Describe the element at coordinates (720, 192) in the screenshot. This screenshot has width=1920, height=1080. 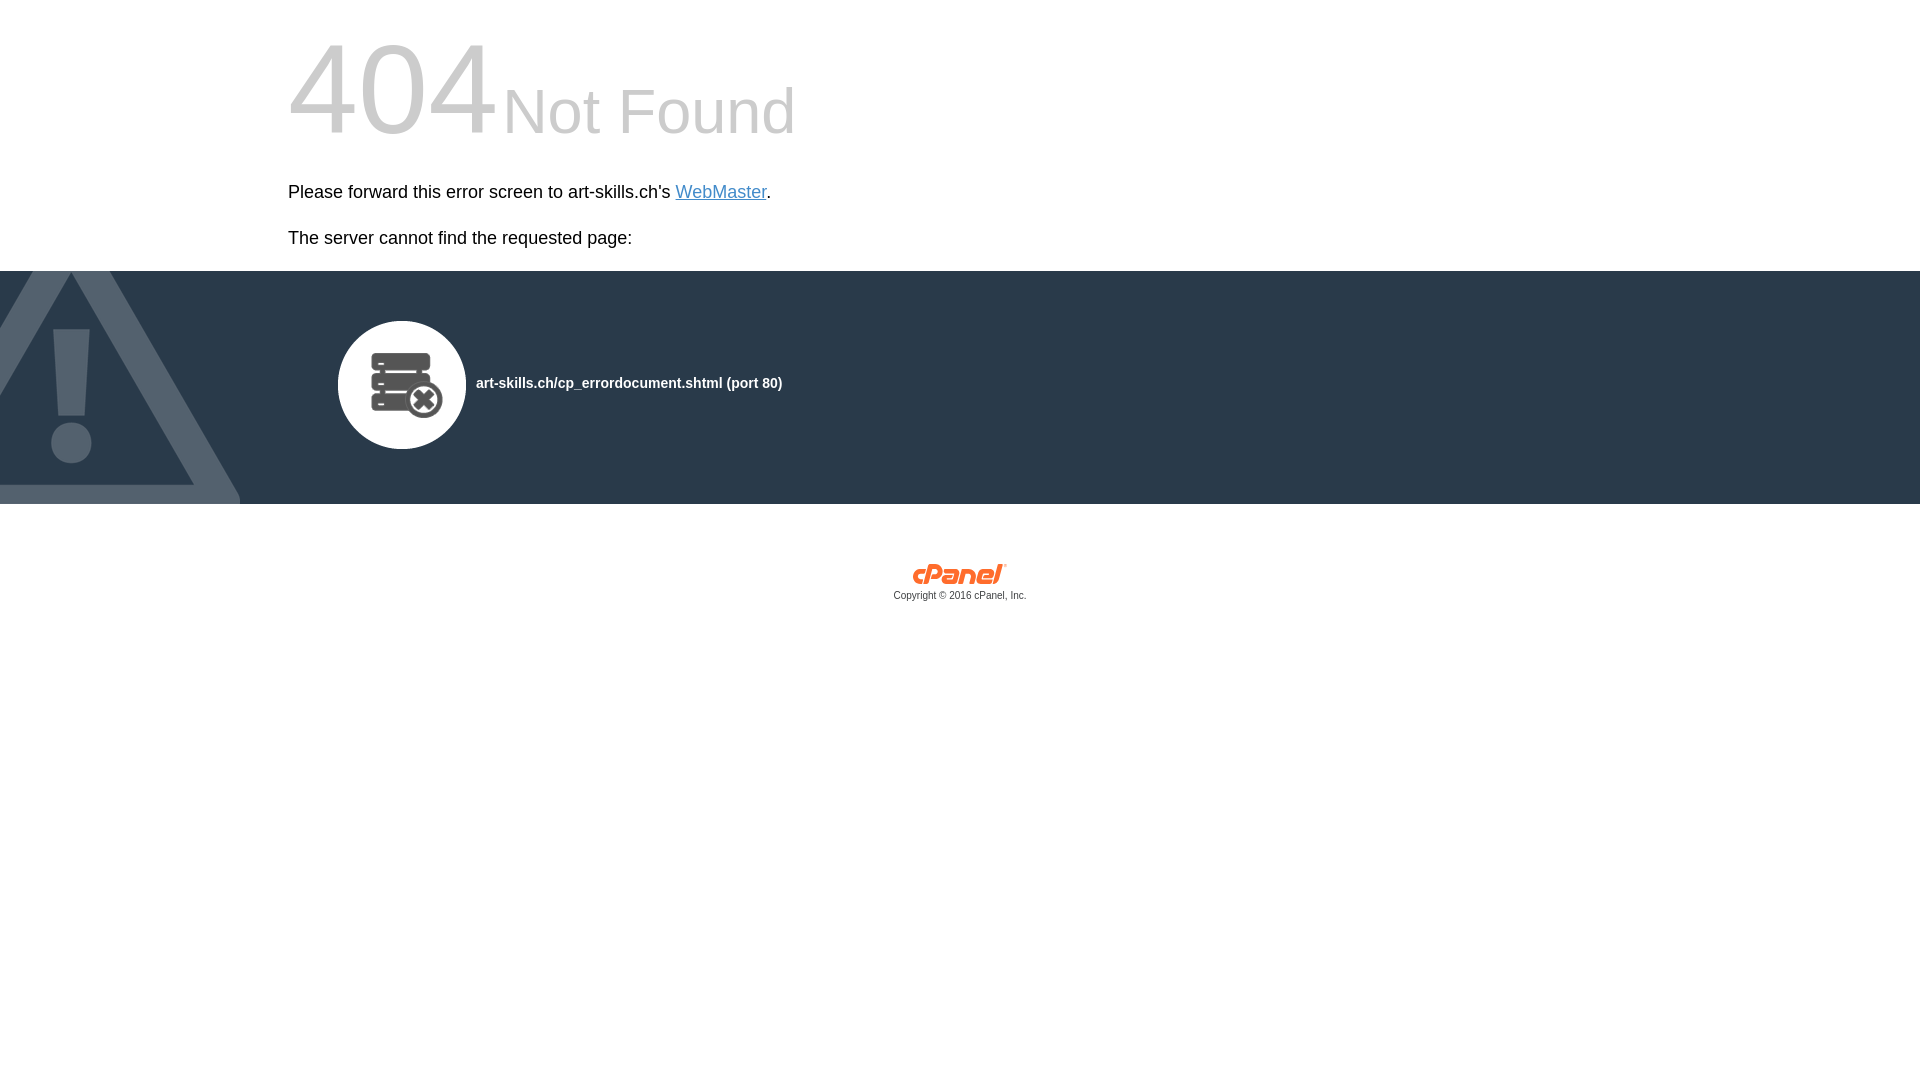
I see `'WebMaster'` at that location.